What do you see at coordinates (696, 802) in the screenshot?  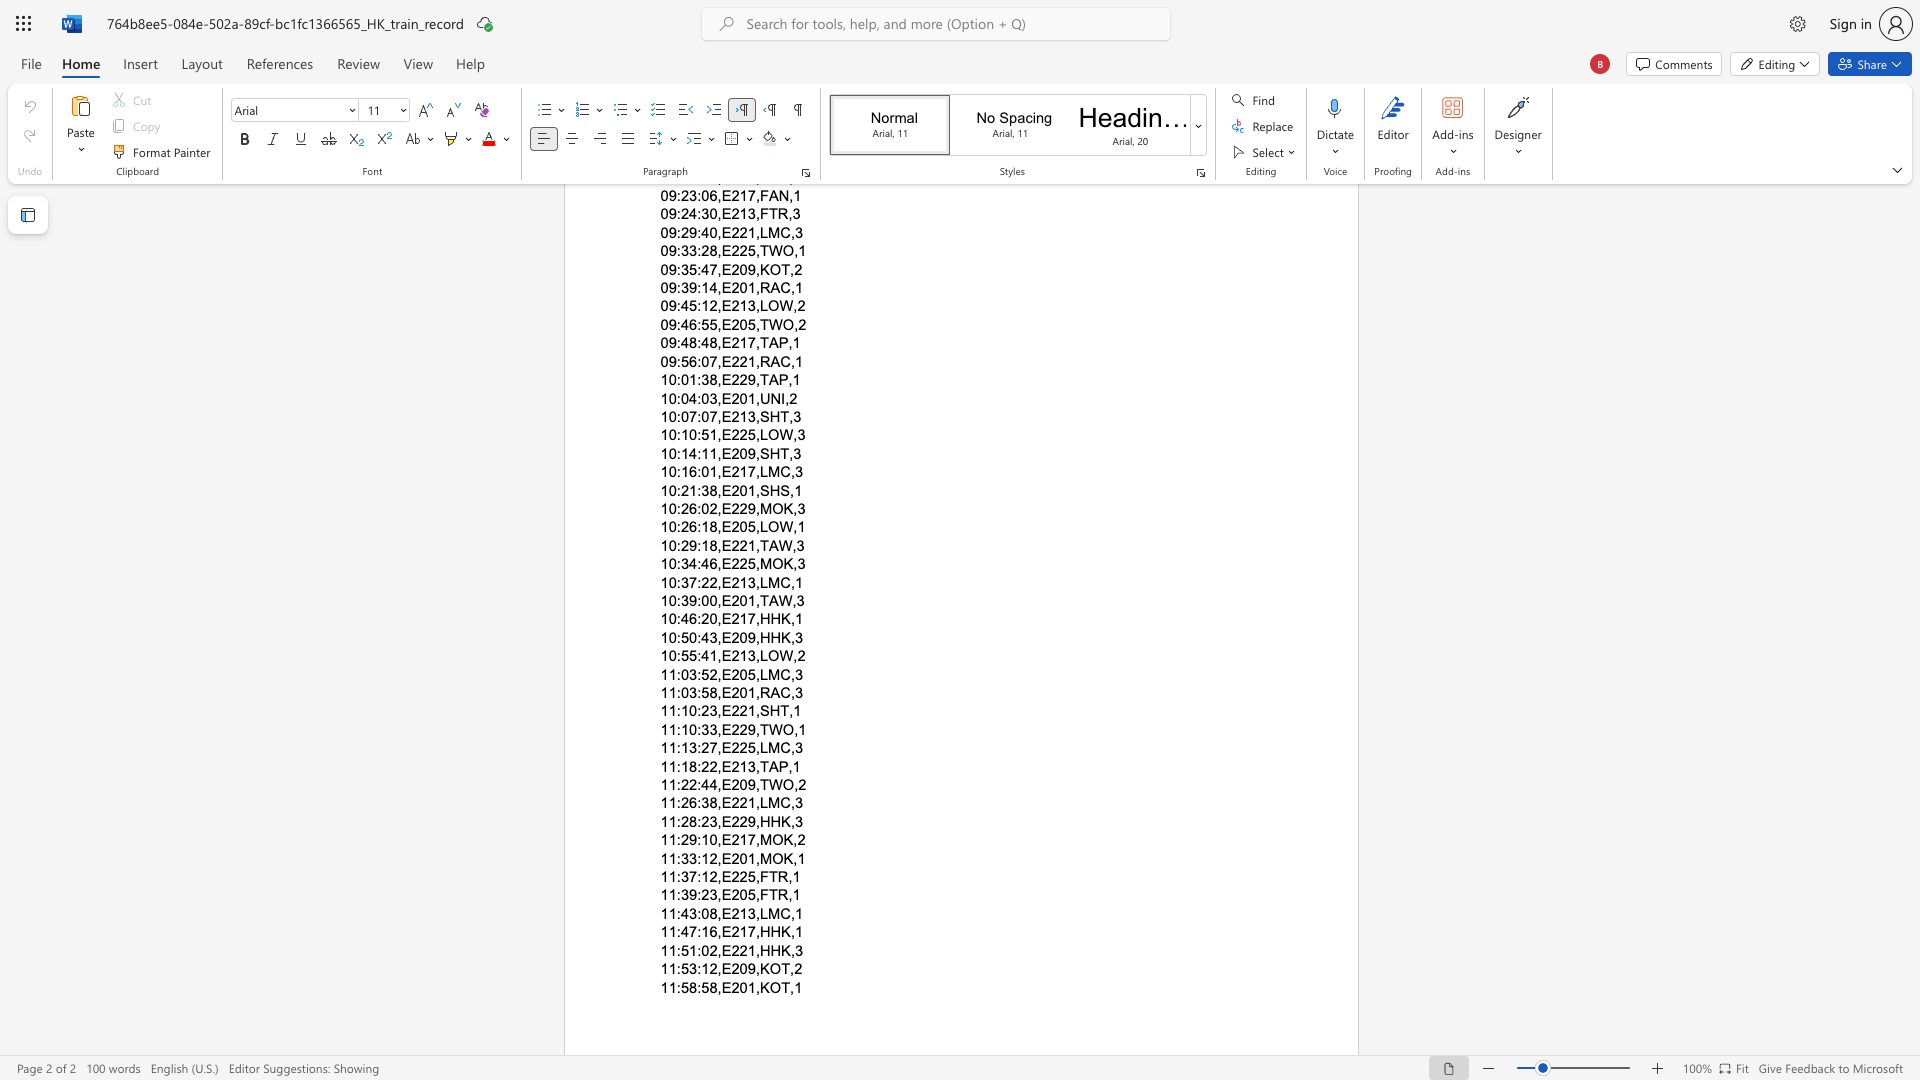 I see `the space between the continuous character "6" and ":" in the text` at bounding box center [696, 802].